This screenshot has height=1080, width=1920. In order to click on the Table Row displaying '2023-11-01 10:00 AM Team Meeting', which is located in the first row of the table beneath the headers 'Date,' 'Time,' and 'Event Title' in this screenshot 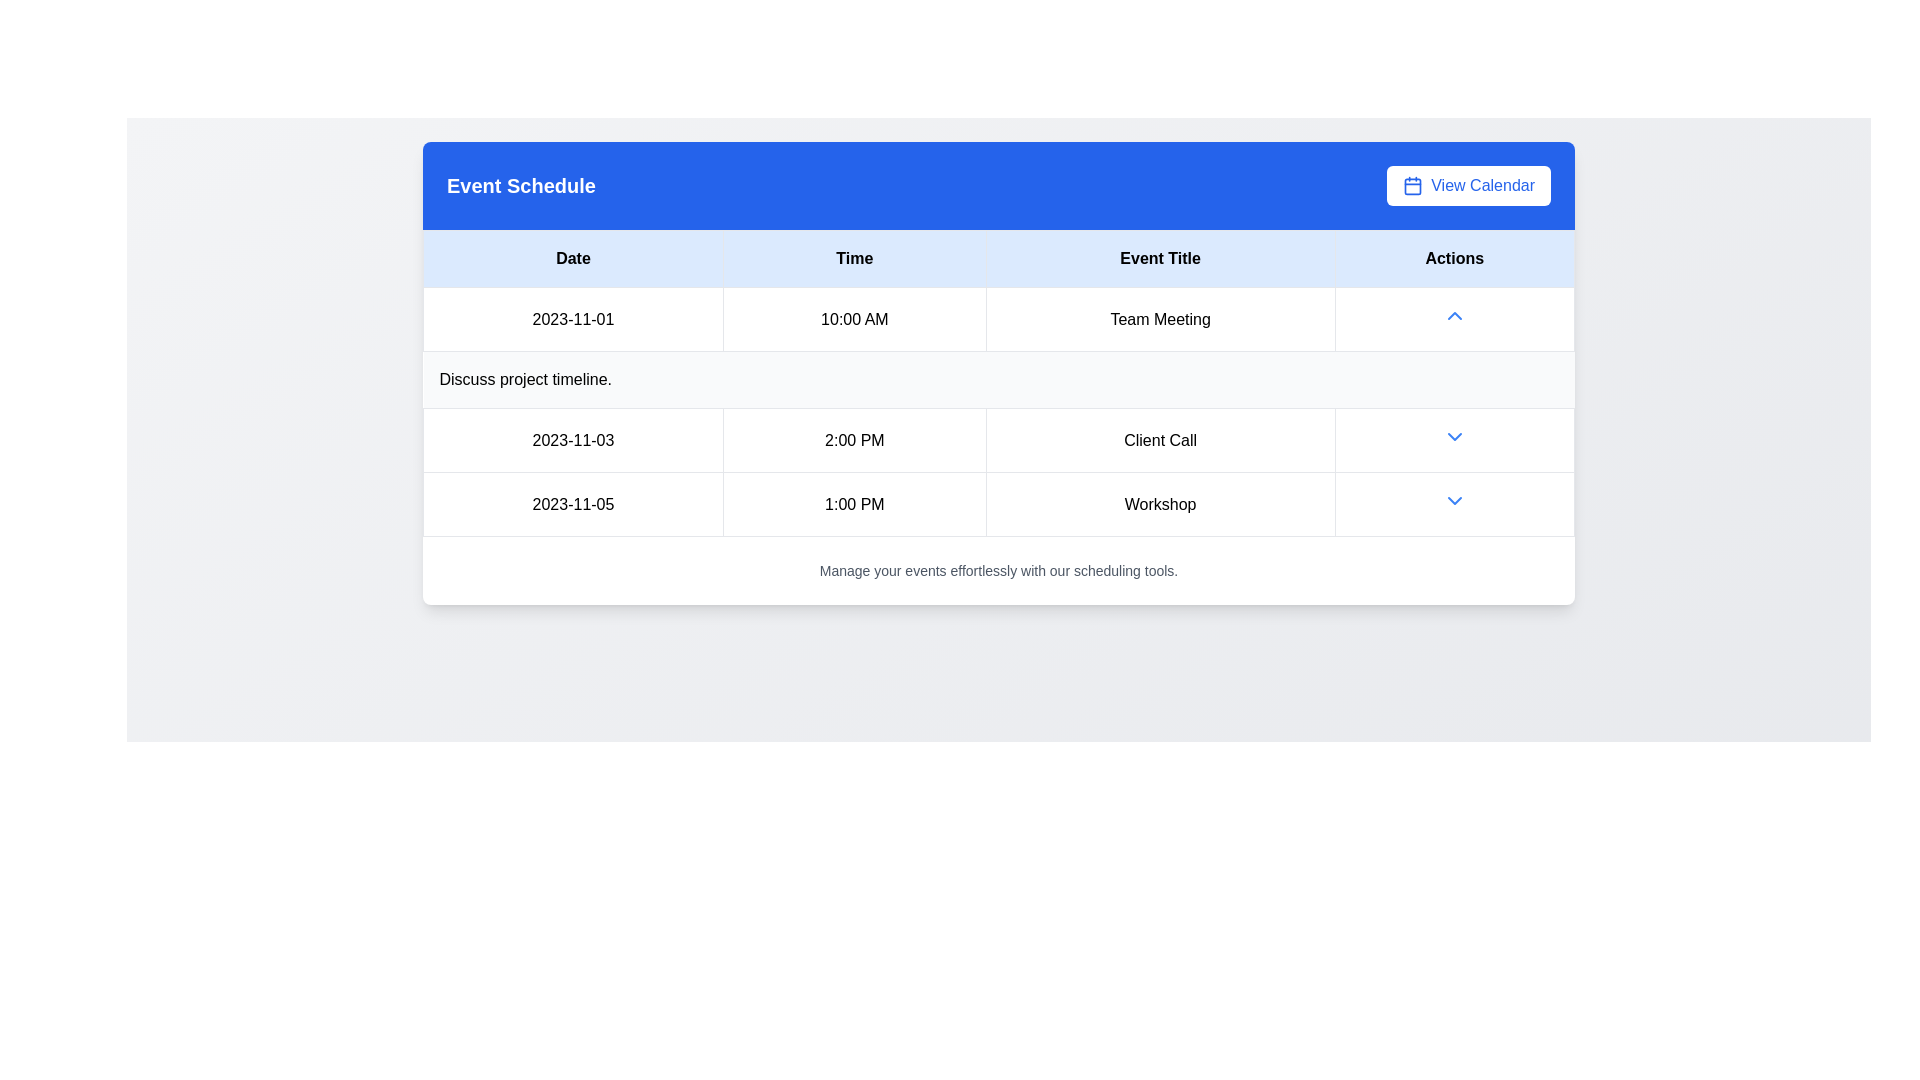, I will do `click(998, 318)`.